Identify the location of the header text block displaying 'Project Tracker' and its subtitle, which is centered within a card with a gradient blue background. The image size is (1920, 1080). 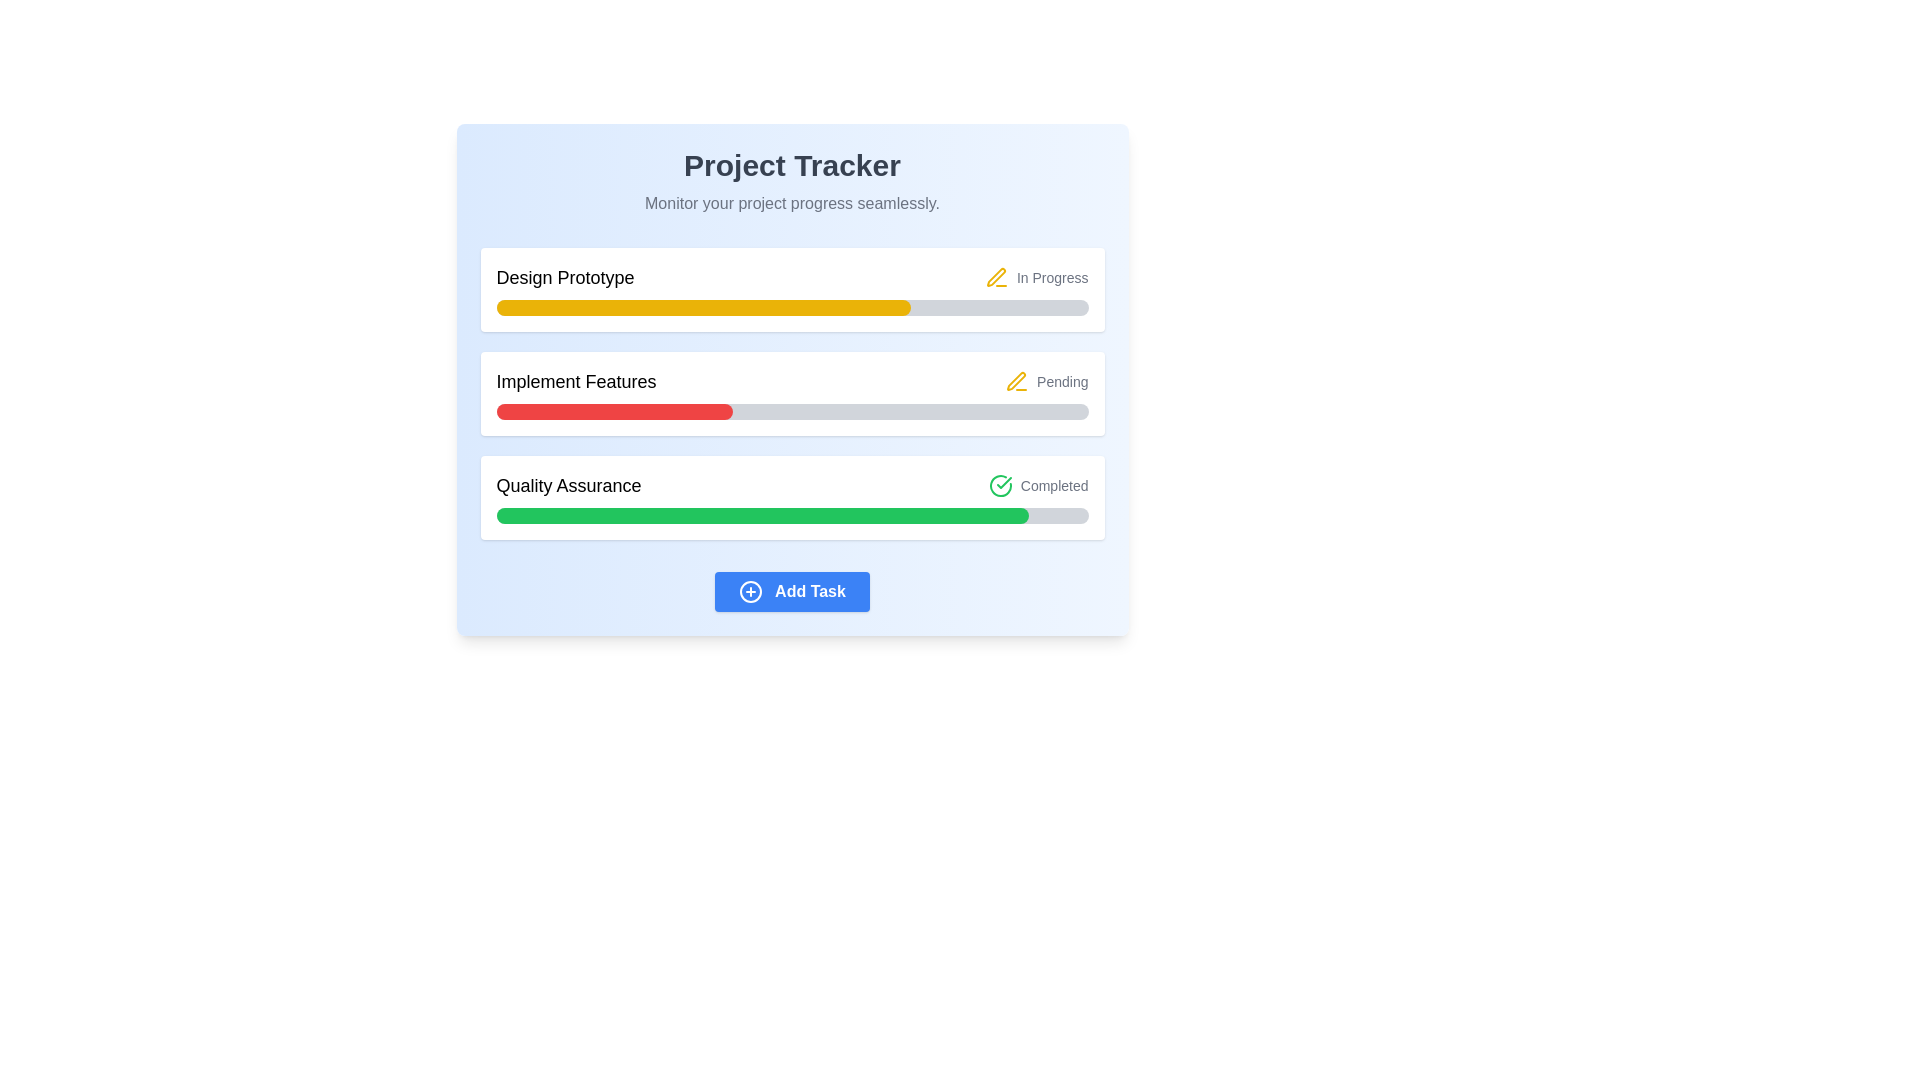
(791, 181).